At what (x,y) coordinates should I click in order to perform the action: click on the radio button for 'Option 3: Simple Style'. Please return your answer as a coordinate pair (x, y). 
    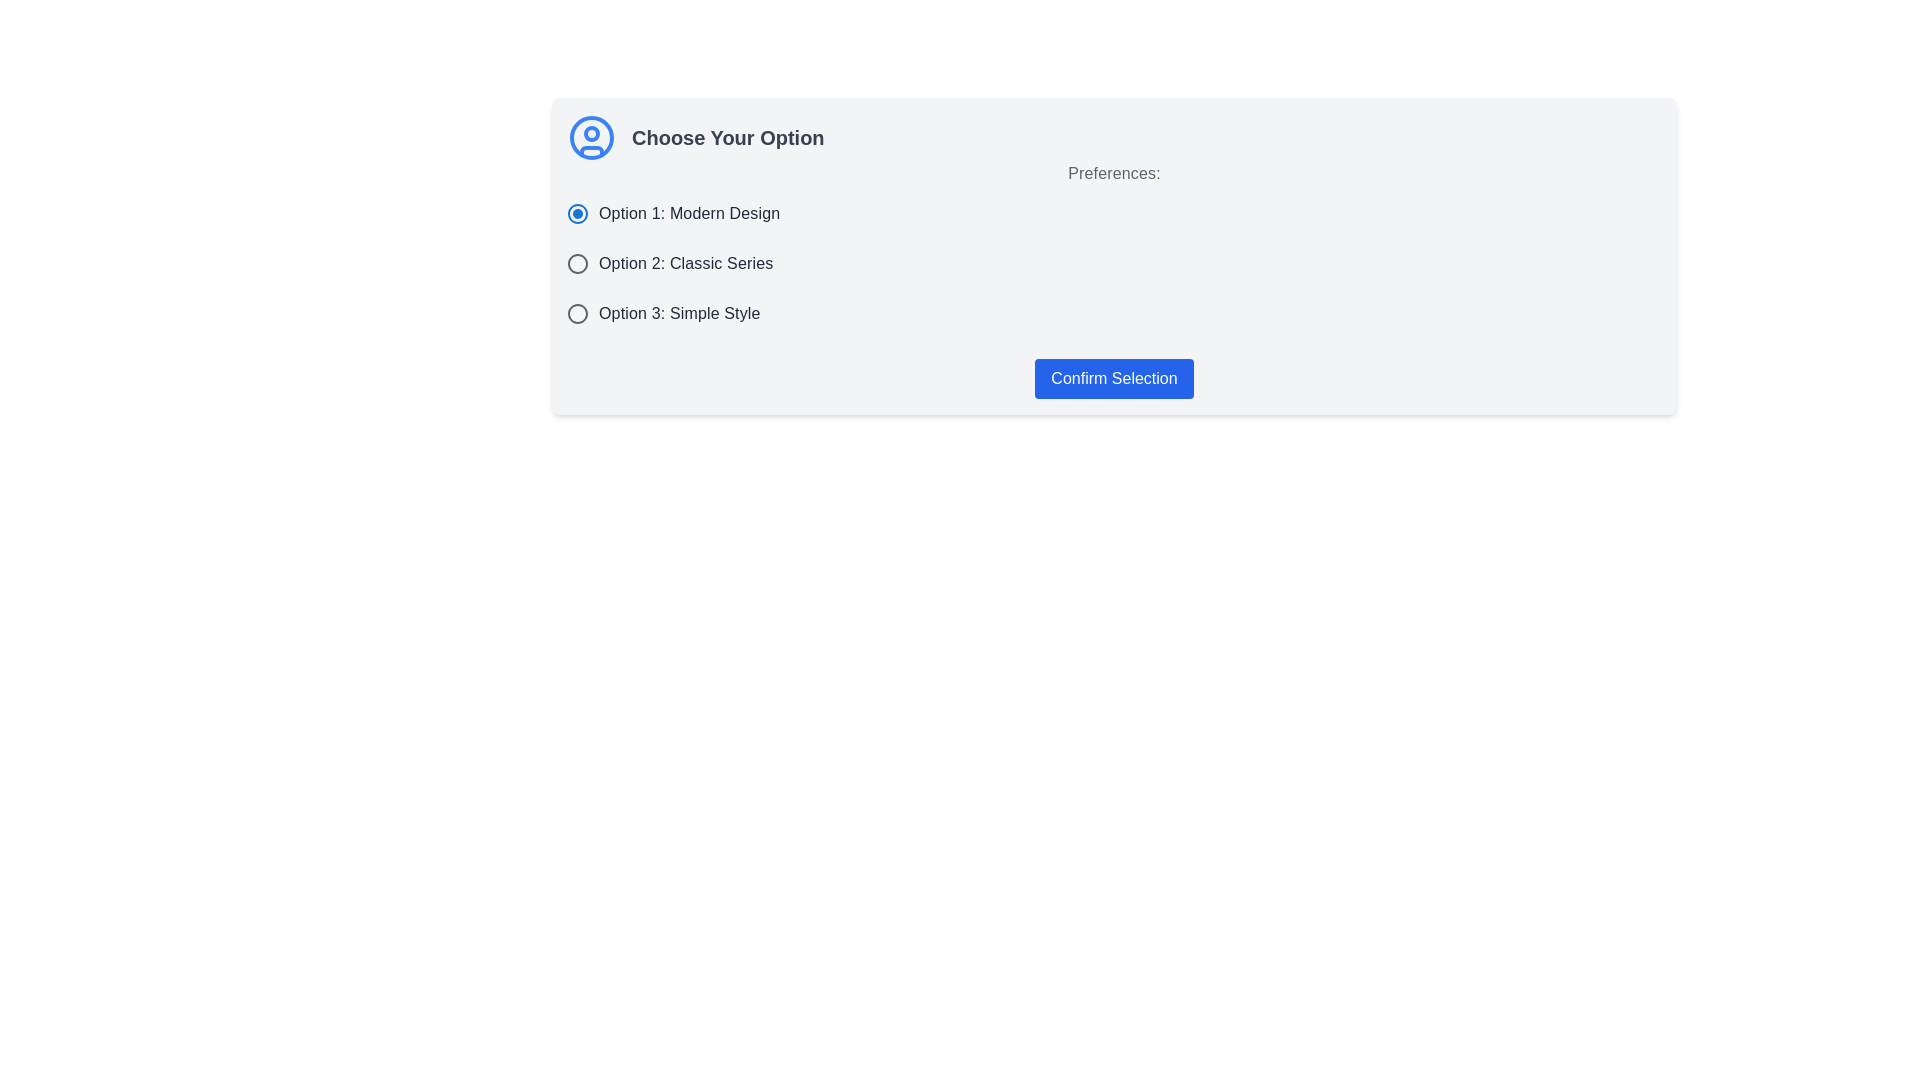
    Looking at the image, I should click on (576, 313).